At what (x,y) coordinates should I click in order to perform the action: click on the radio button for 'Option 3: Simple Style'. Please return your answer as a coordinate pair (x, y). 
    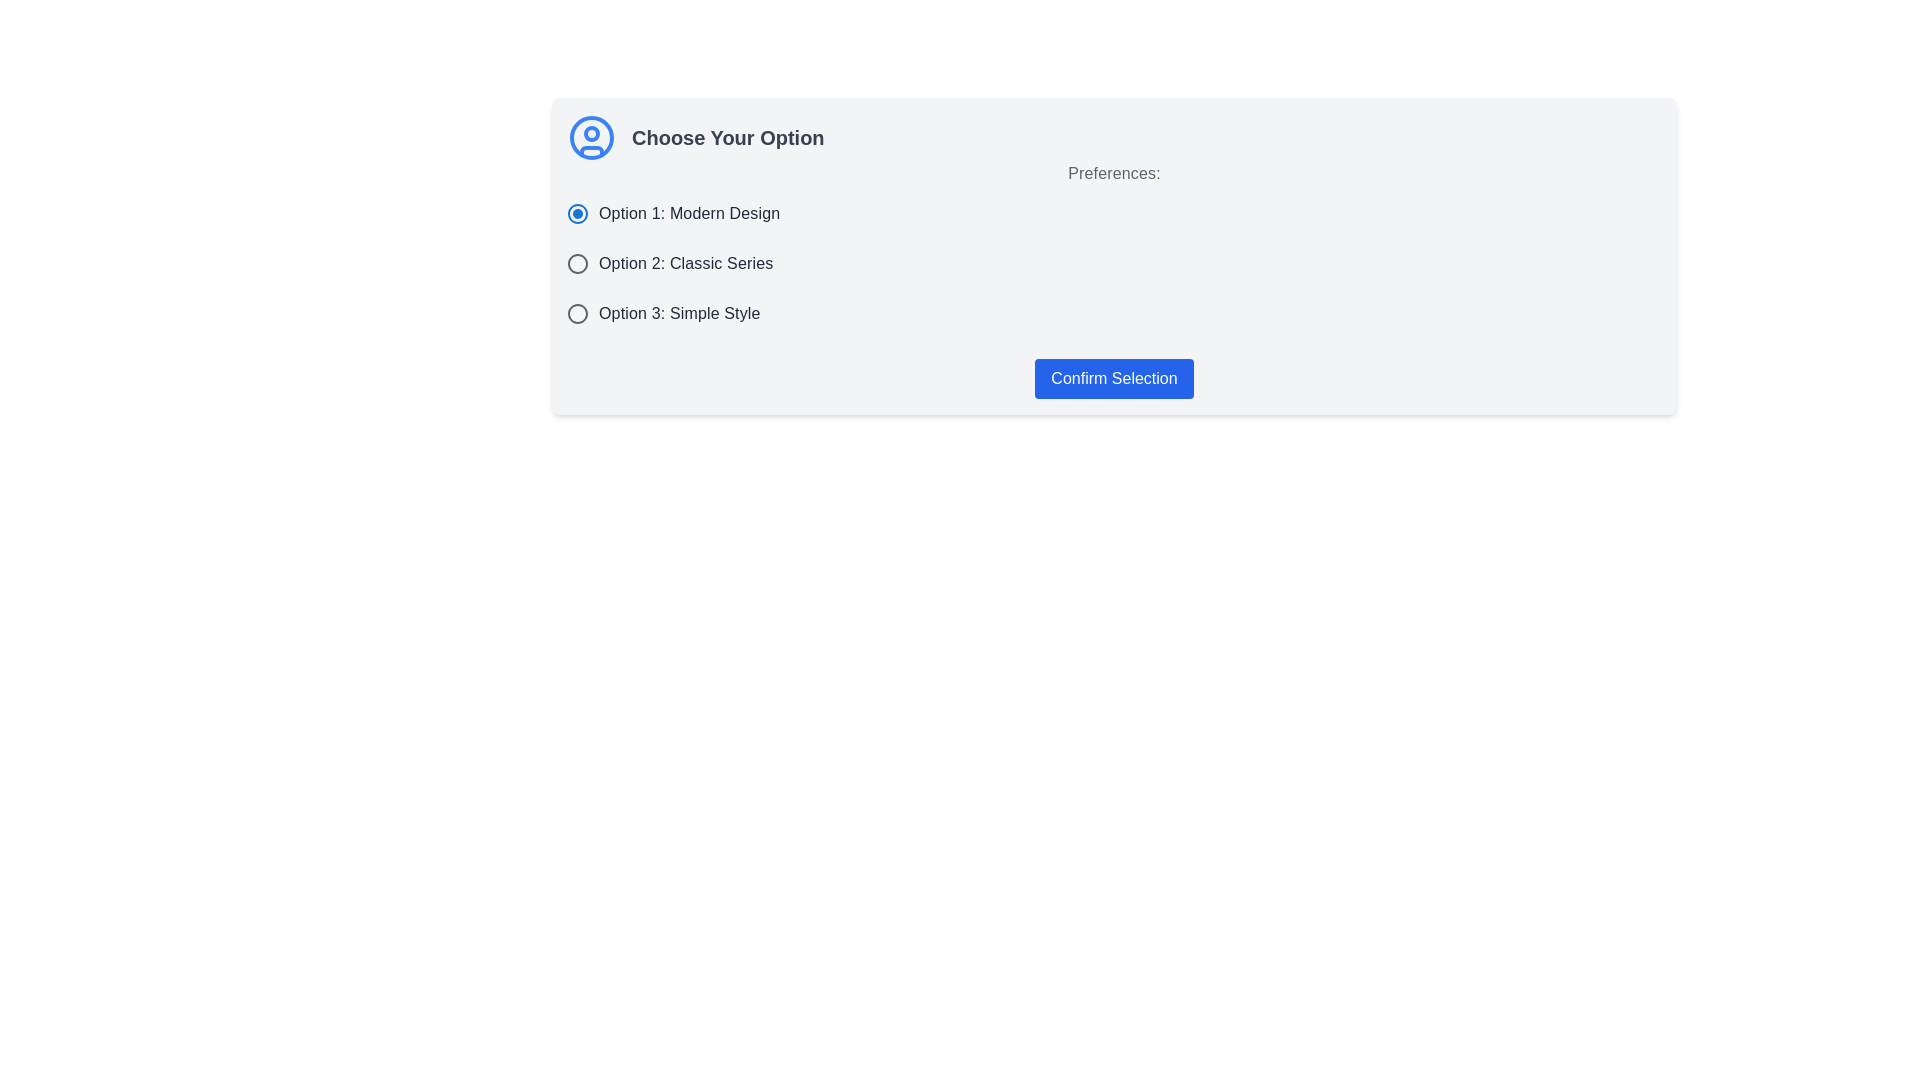
    Looking at the image, I should click on (576, 313).